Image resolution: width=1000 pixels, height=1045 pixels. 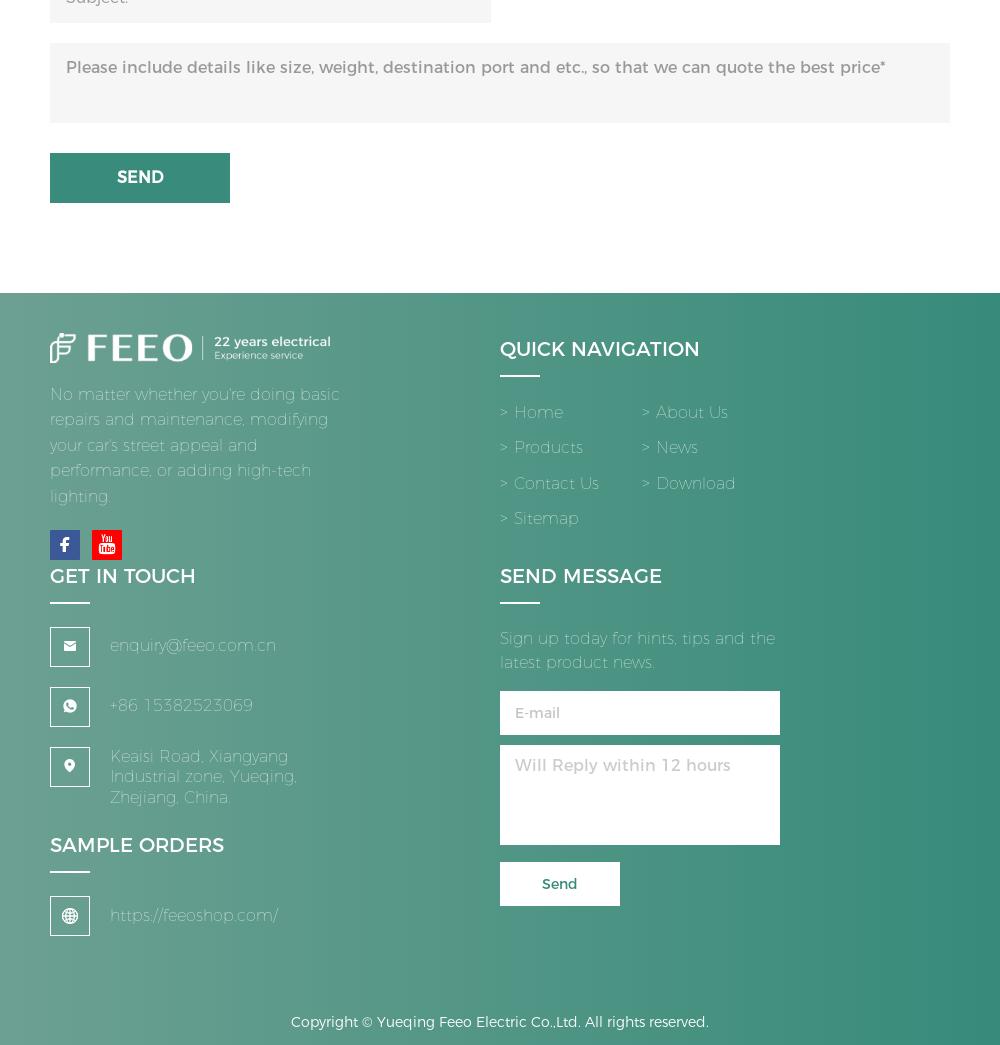 I want to click on 'Products', so click(x=514, y=456).